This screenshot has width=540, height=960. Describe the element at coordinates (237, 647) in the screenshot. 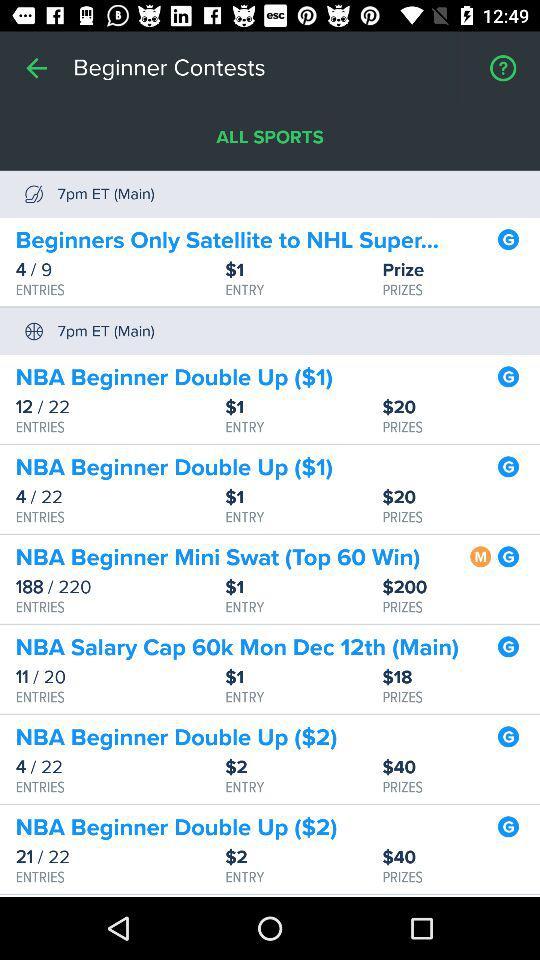

I see `nba salary cap icon` at that location.